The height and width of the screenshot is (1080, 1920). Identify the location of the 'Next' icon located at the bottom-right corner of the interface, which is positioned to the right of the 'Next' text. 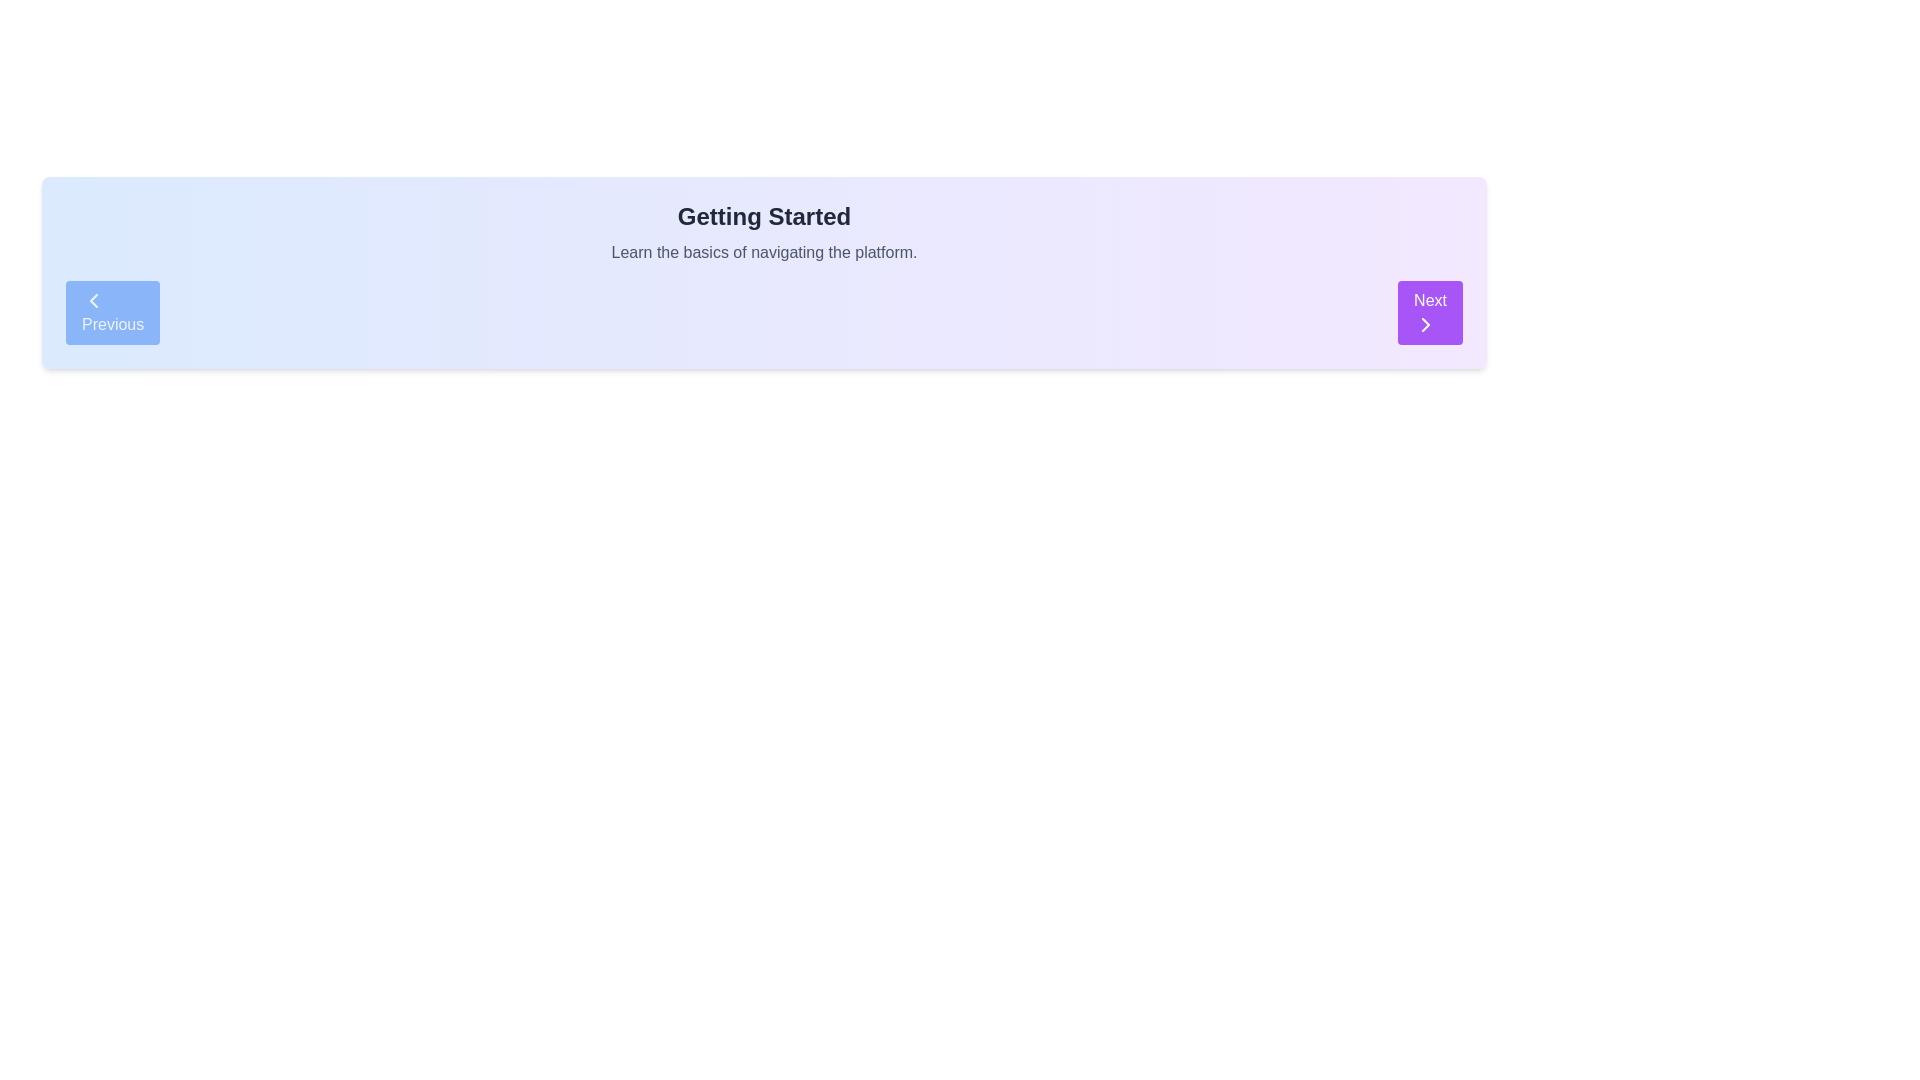
(1424, 323).